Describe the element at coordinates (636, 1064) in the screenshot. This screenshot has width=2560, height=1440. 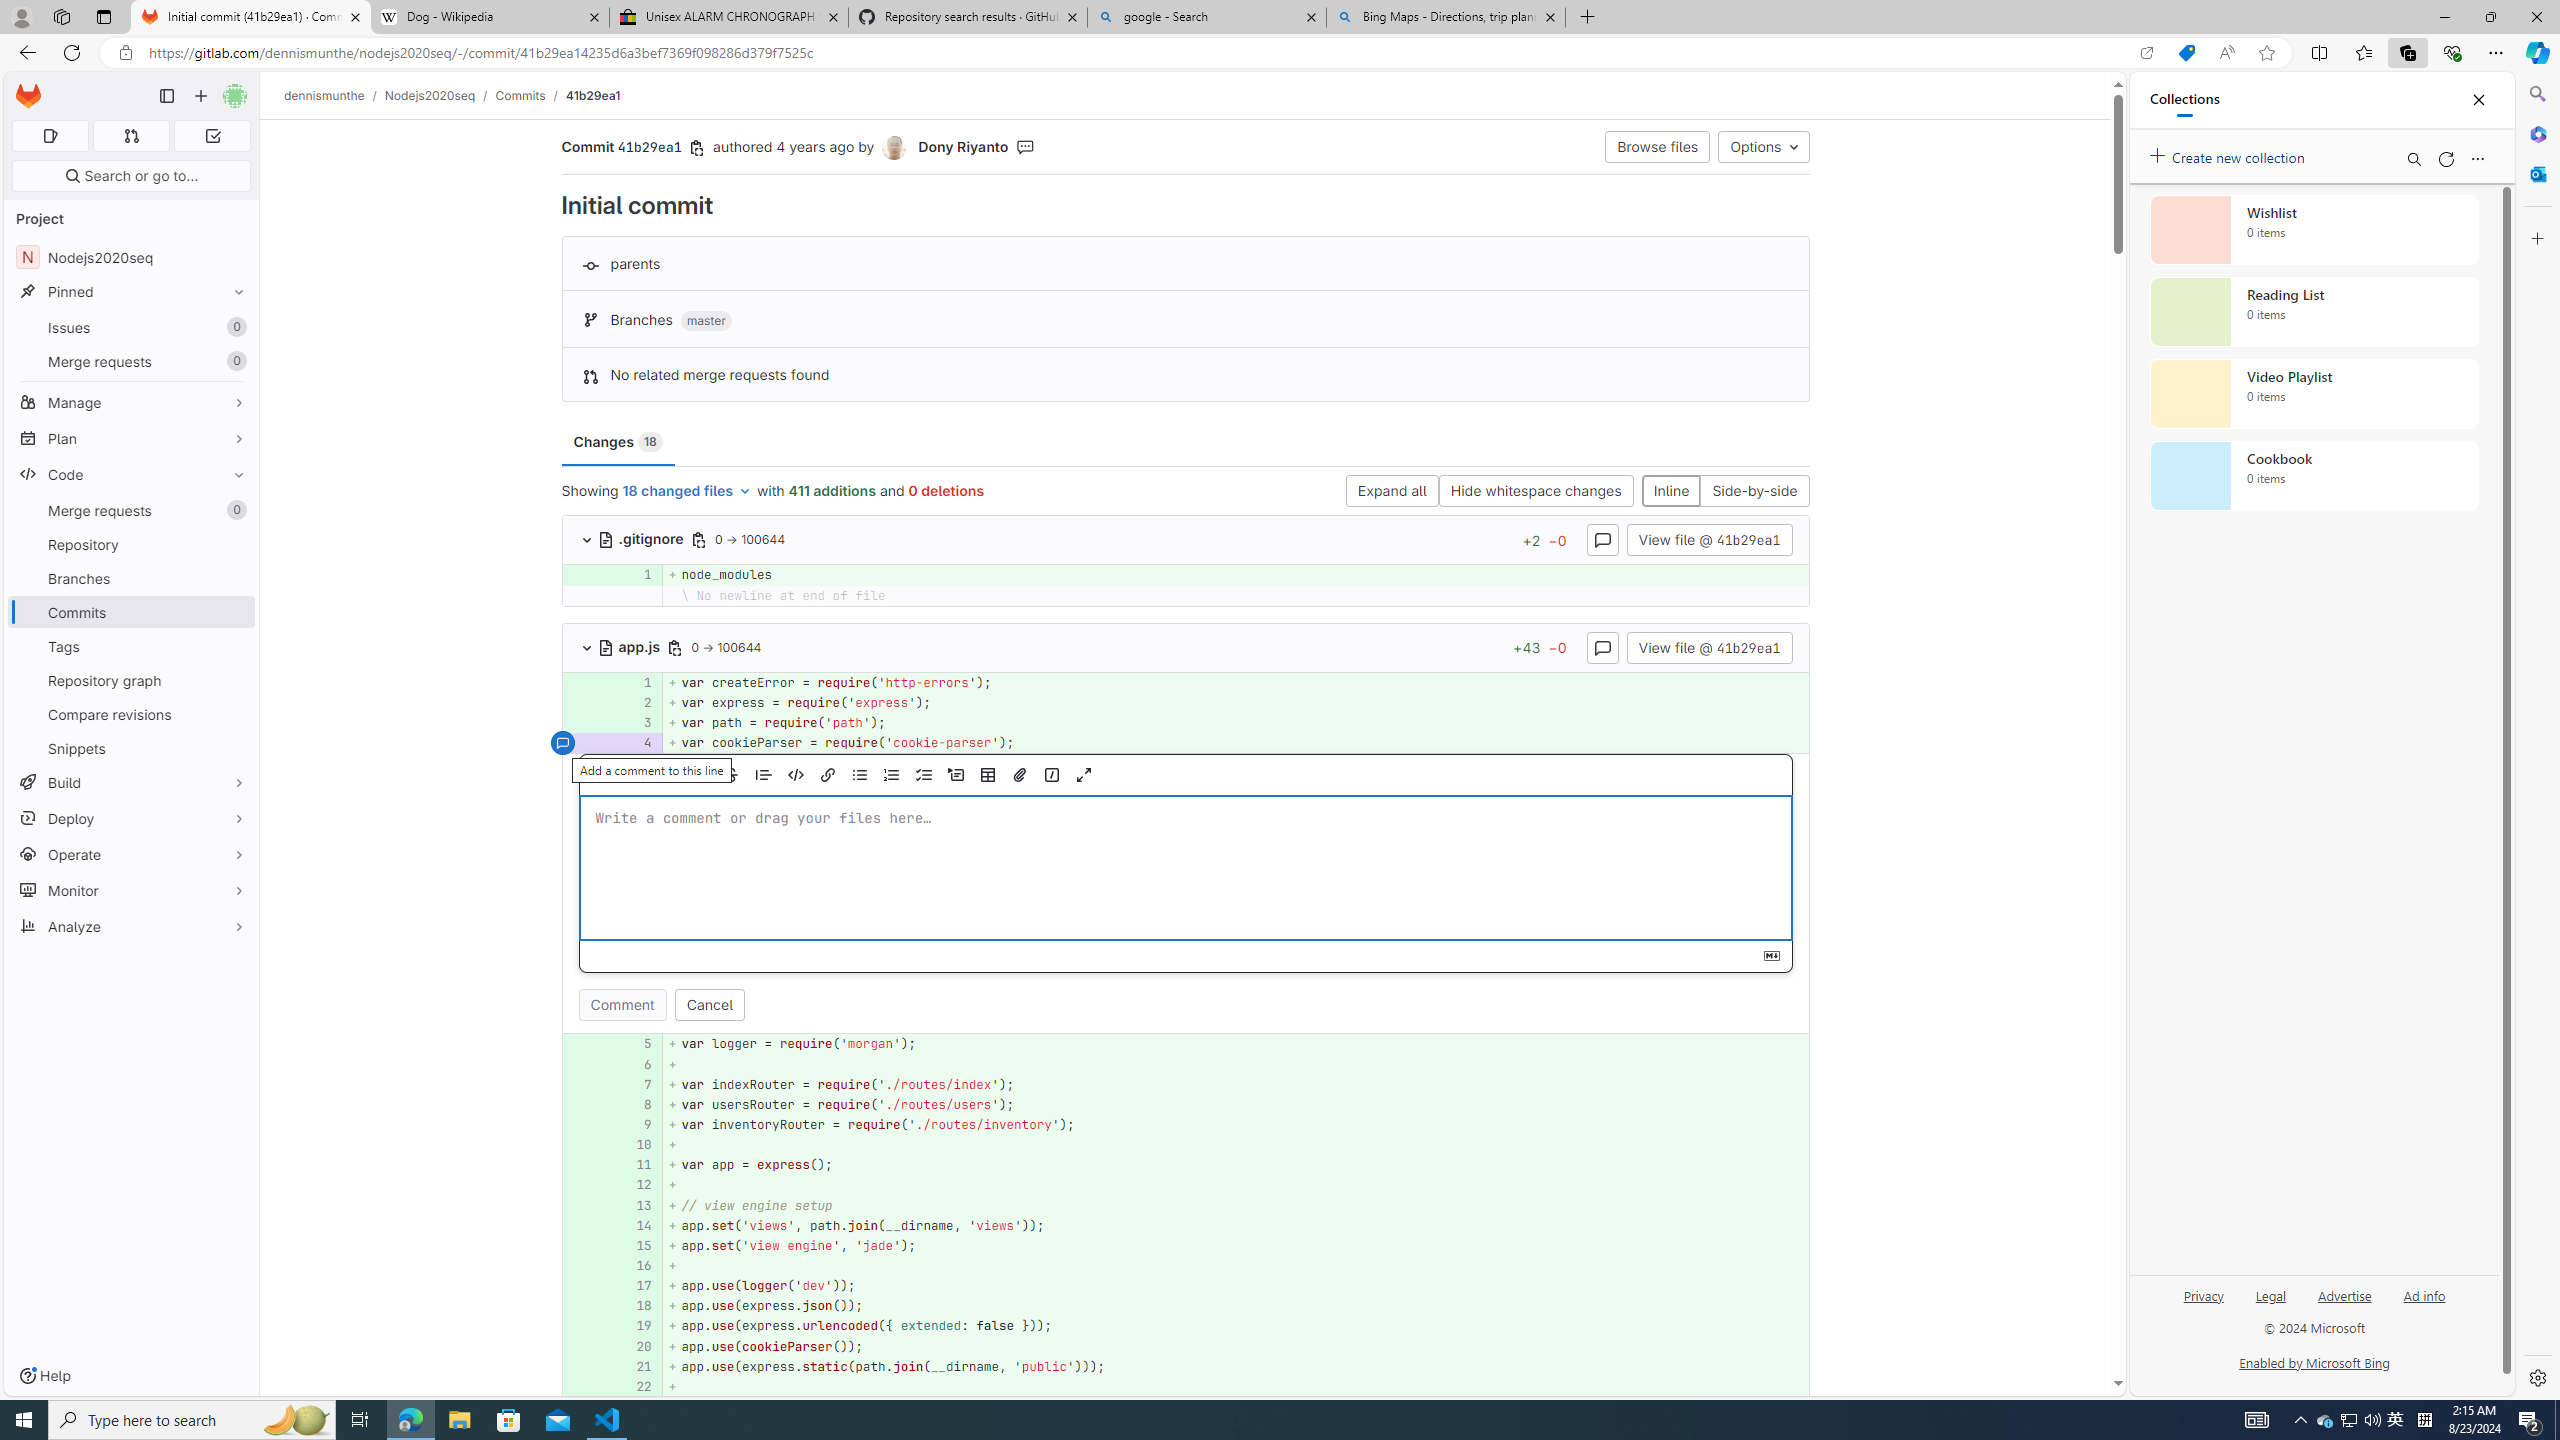
I see `'6'` at that location.